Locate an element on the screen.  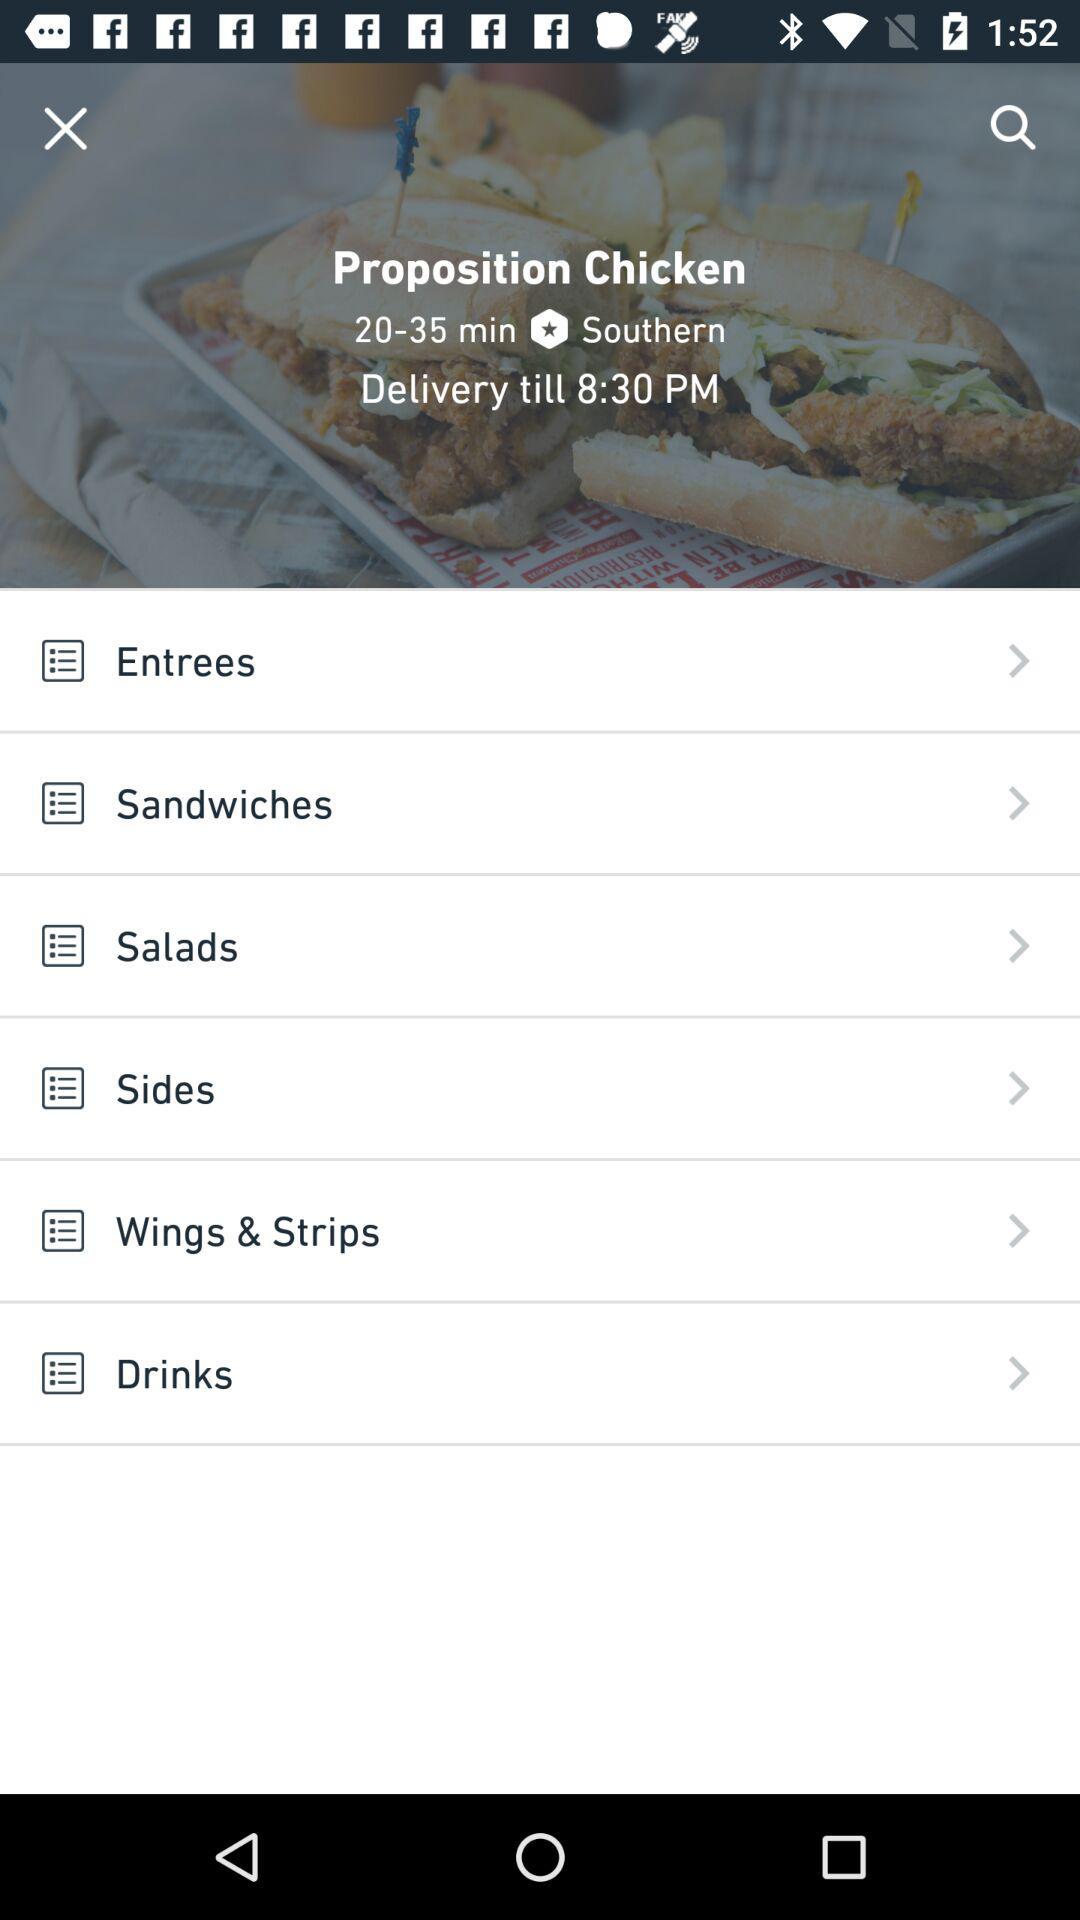
search button is located at coordinates (1014, 127).